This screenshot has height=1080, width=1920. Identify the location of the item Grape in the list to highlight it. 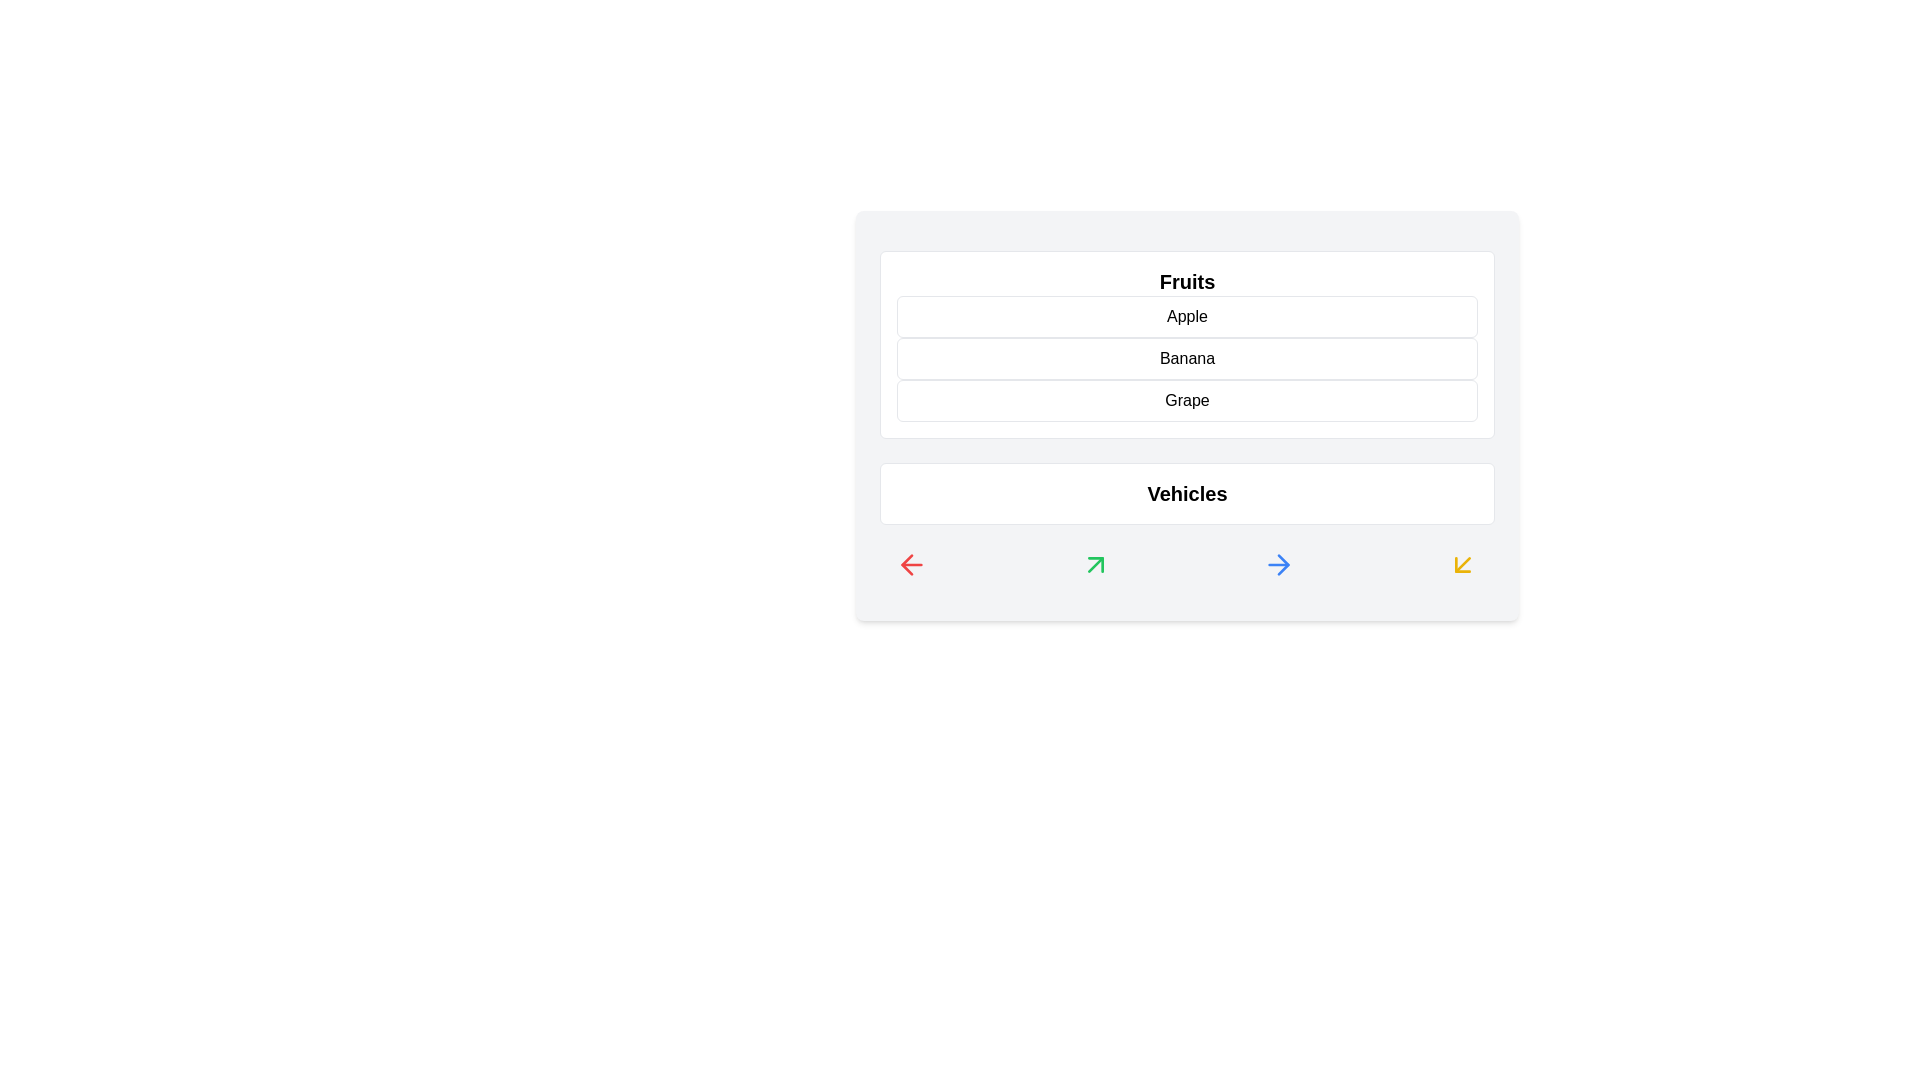
(1187, 401).